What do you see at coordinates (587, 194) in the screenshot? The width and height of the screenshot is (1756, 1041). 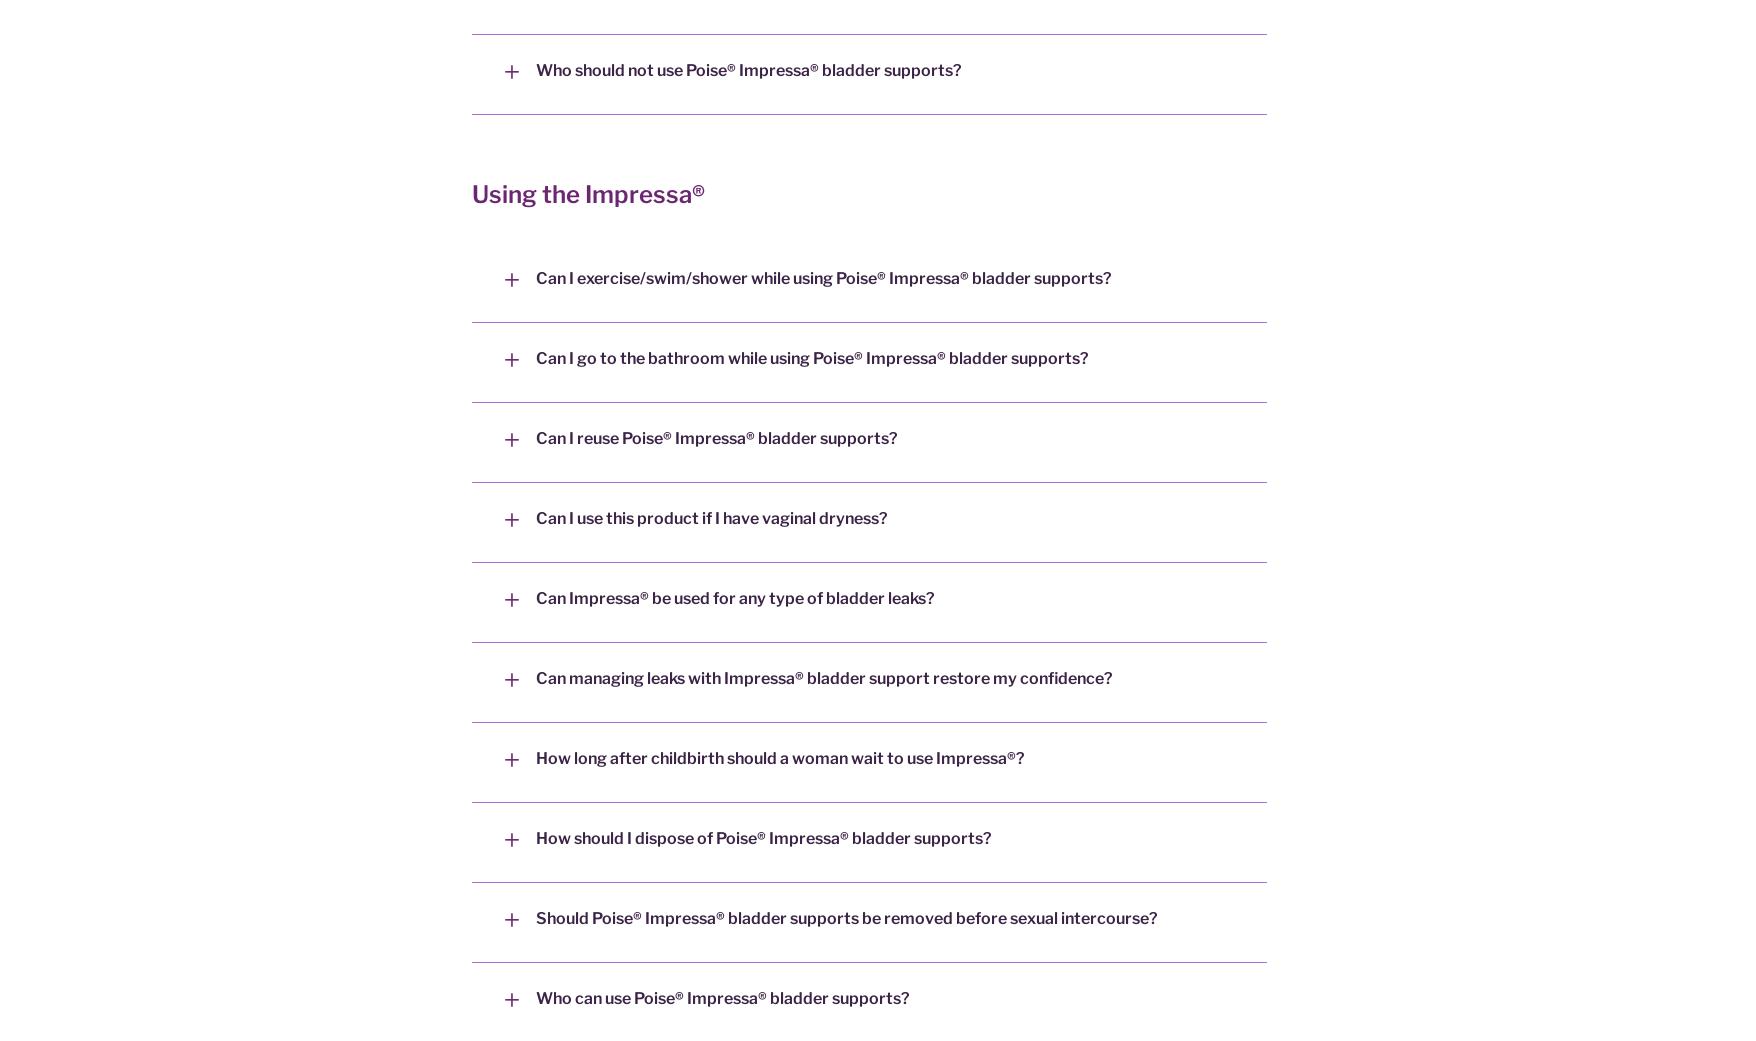 I see `'Using the Impressa®'` at bounding box center [587, 194].